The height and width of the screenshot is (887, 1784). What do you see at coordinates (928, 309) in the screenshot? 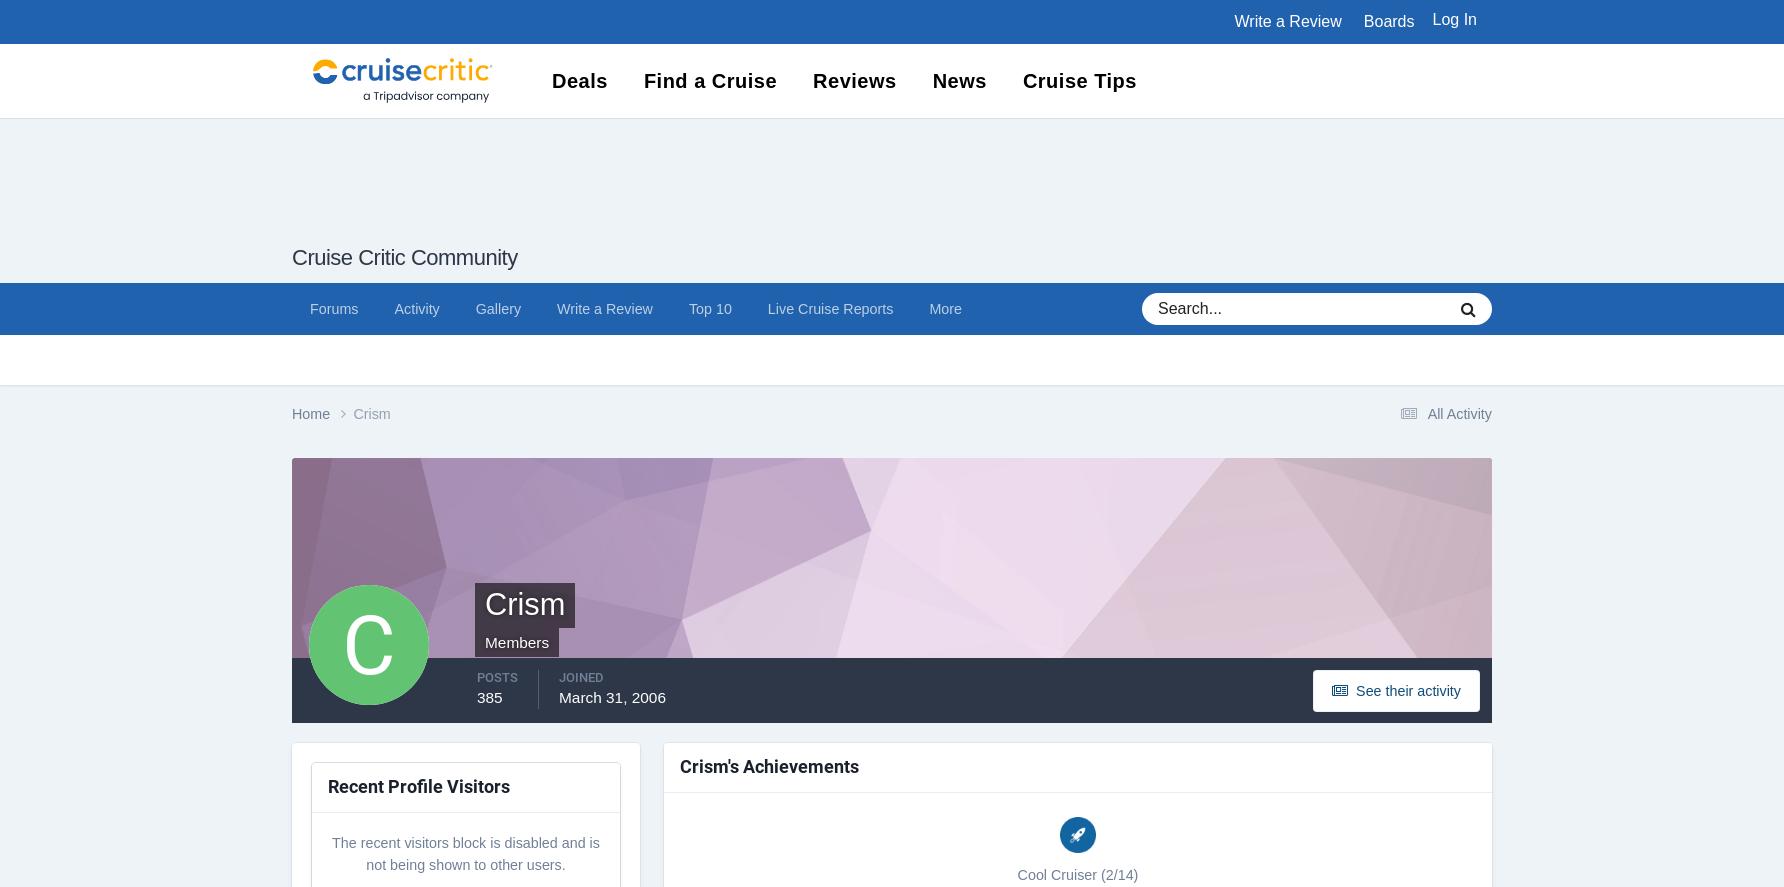
I see `'More'` at bounding box center [928, 309].